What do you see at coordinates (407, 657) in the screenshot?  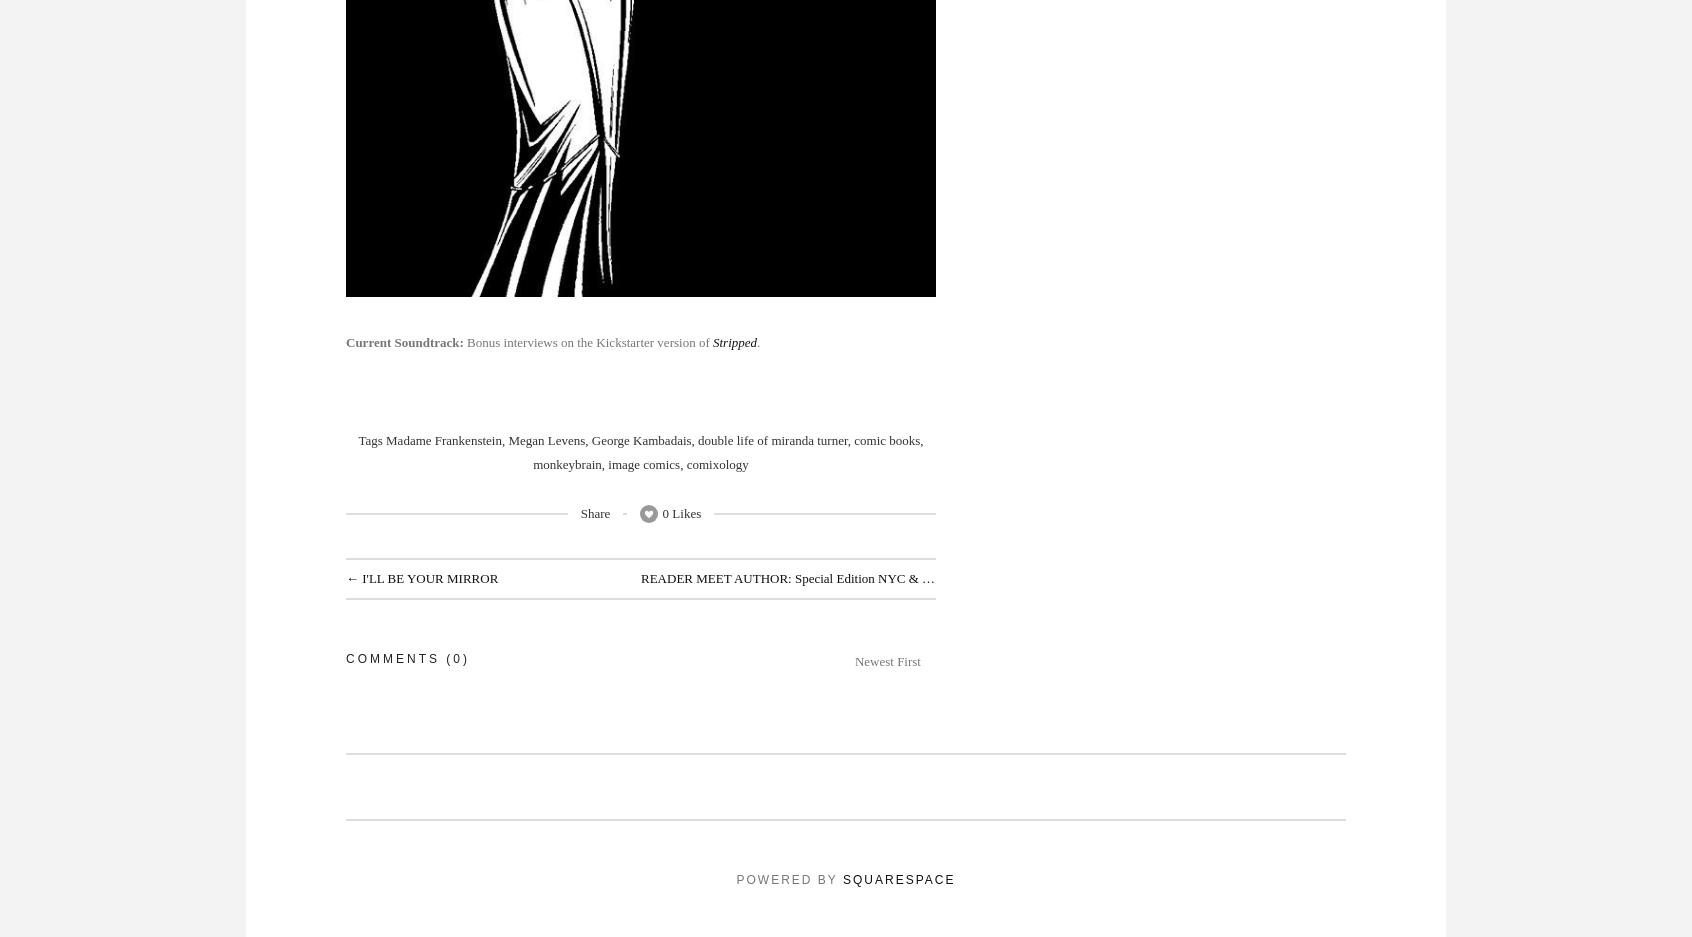 I see `'Comments (0)'` at bounding box center [407, 657].